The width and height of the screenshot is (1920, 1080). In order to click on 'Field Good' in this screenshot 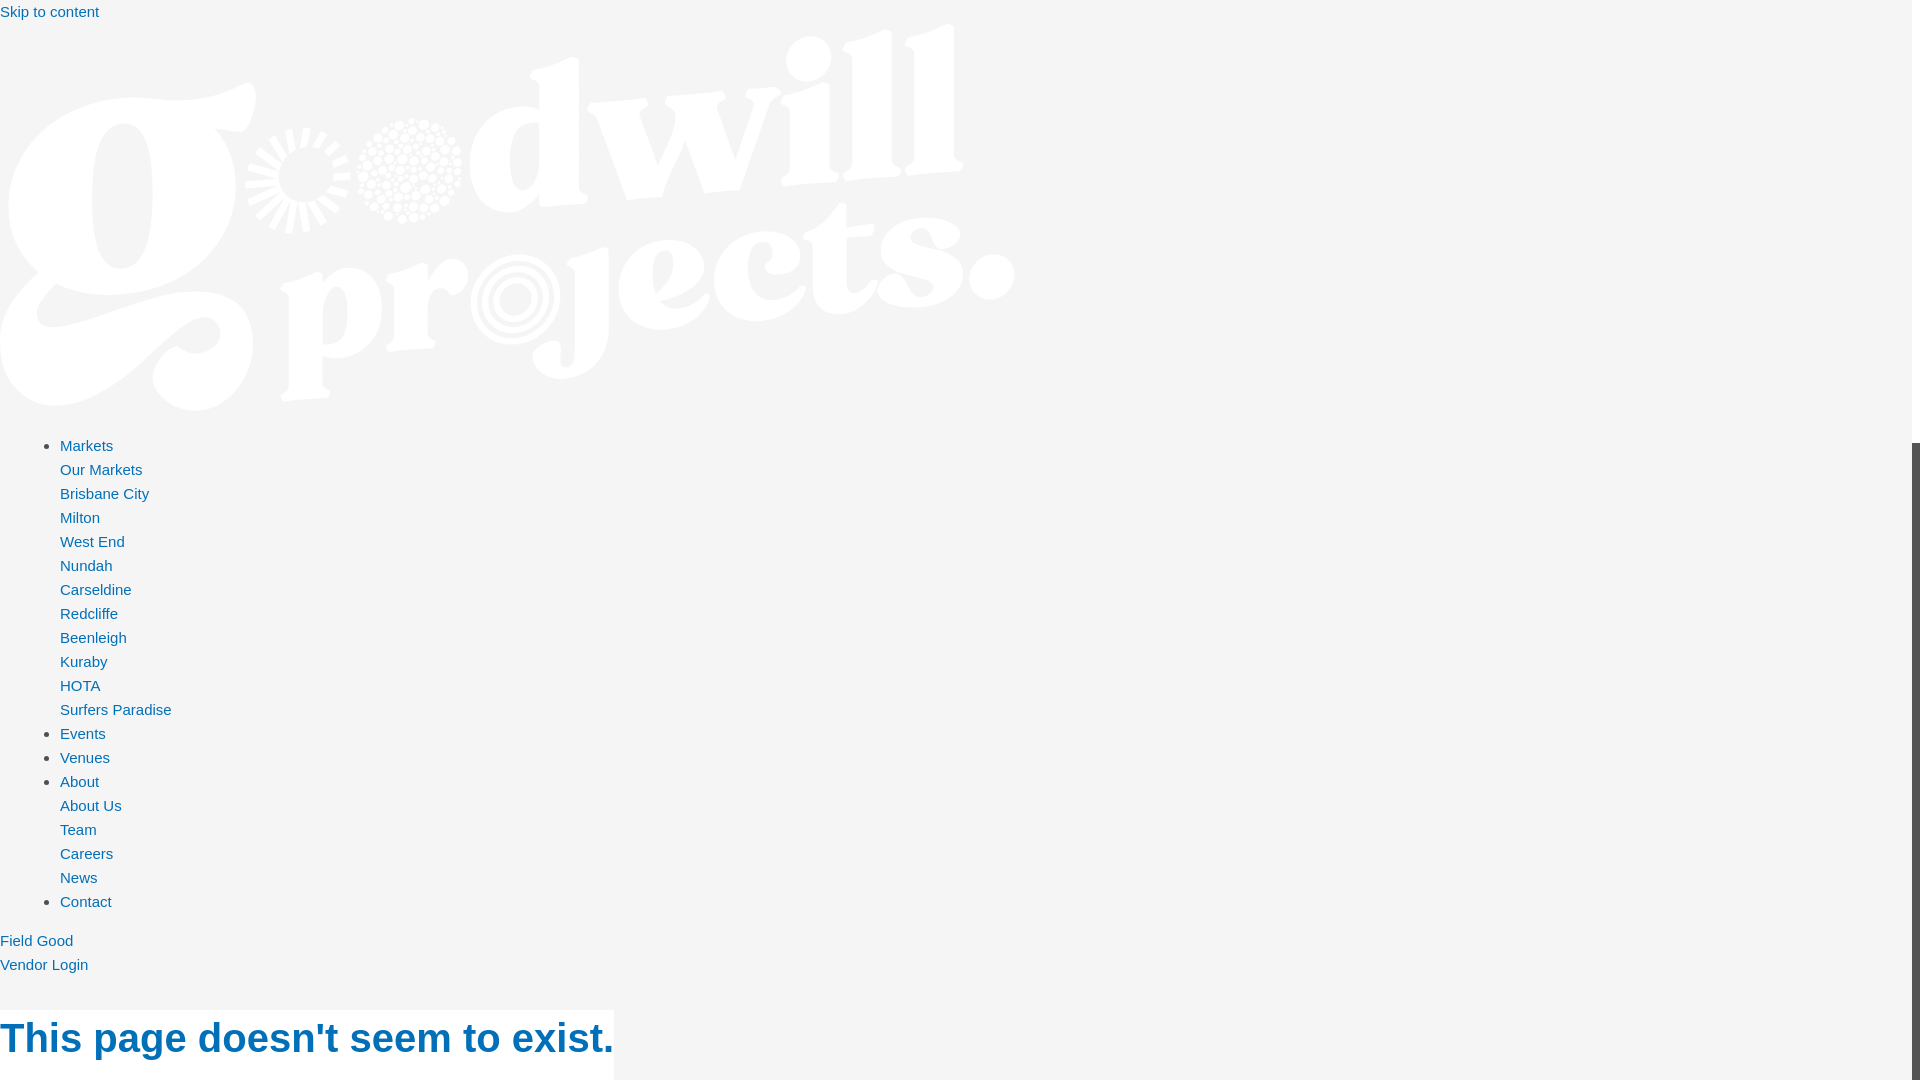, I will do `click(36, 940)`.